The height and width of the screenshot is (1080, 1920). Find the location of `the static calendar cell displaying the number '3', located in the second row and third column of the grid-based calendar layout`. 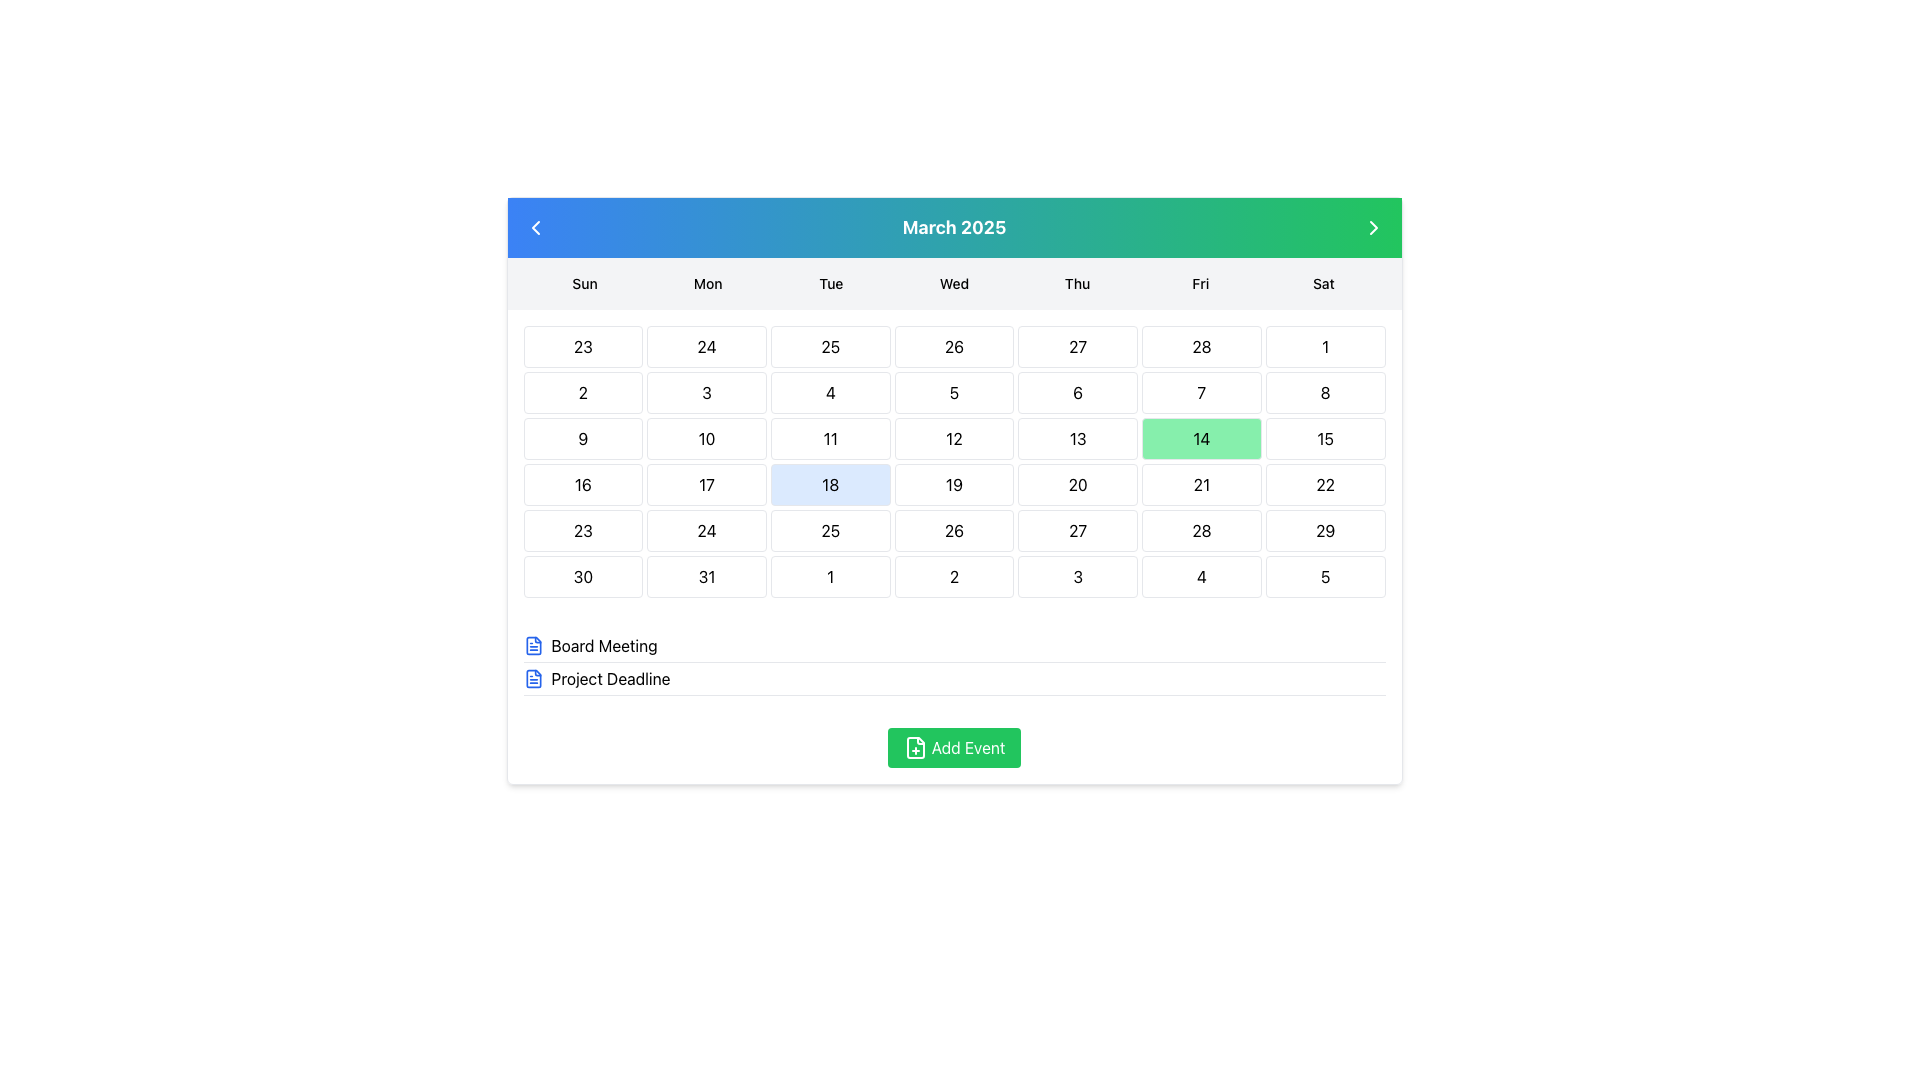

the static calendar cell displaying the number '3', located in the second row and third column of the grid-based calendar layout is located at coordinates (707, 393).